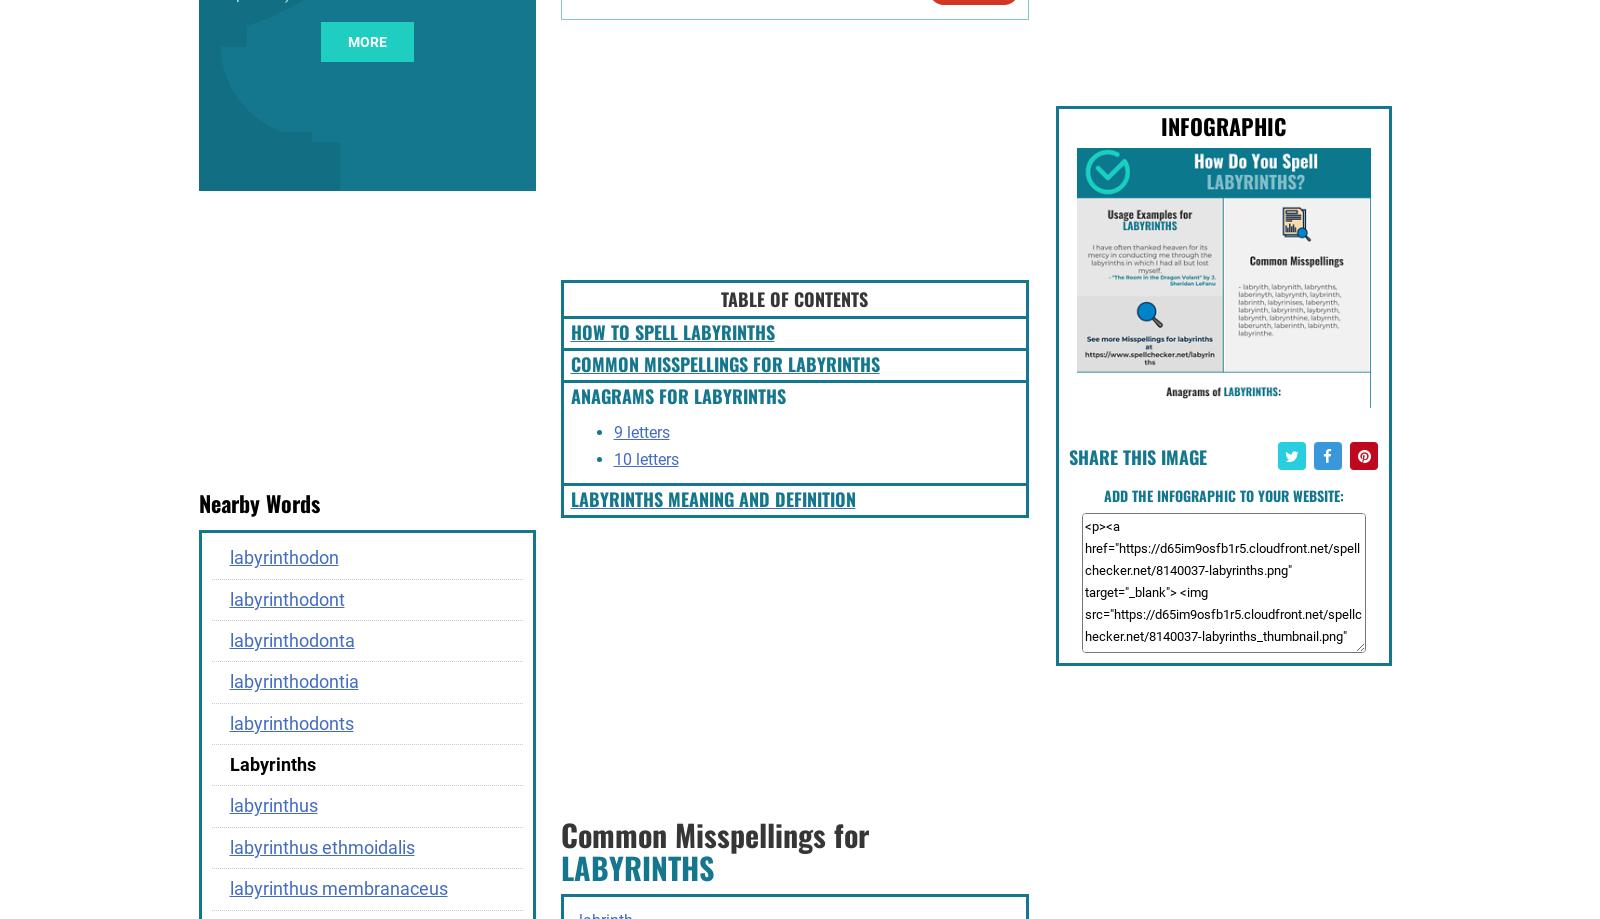 The width and height of the screenshot is (1600, 919). I want to click on 'Add the infographic to your website:', so click(1222, 493).